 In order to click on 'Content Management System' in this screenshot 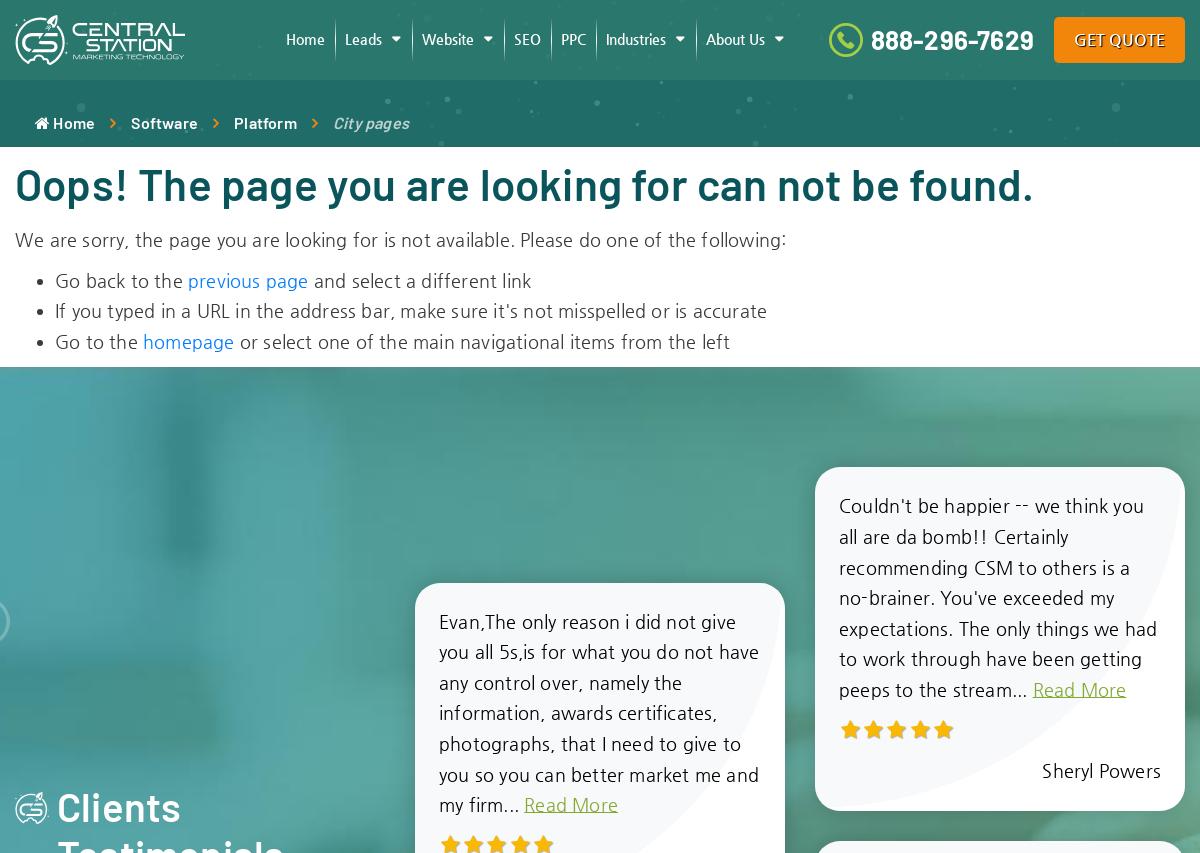, I will do `click(527, 97)`.